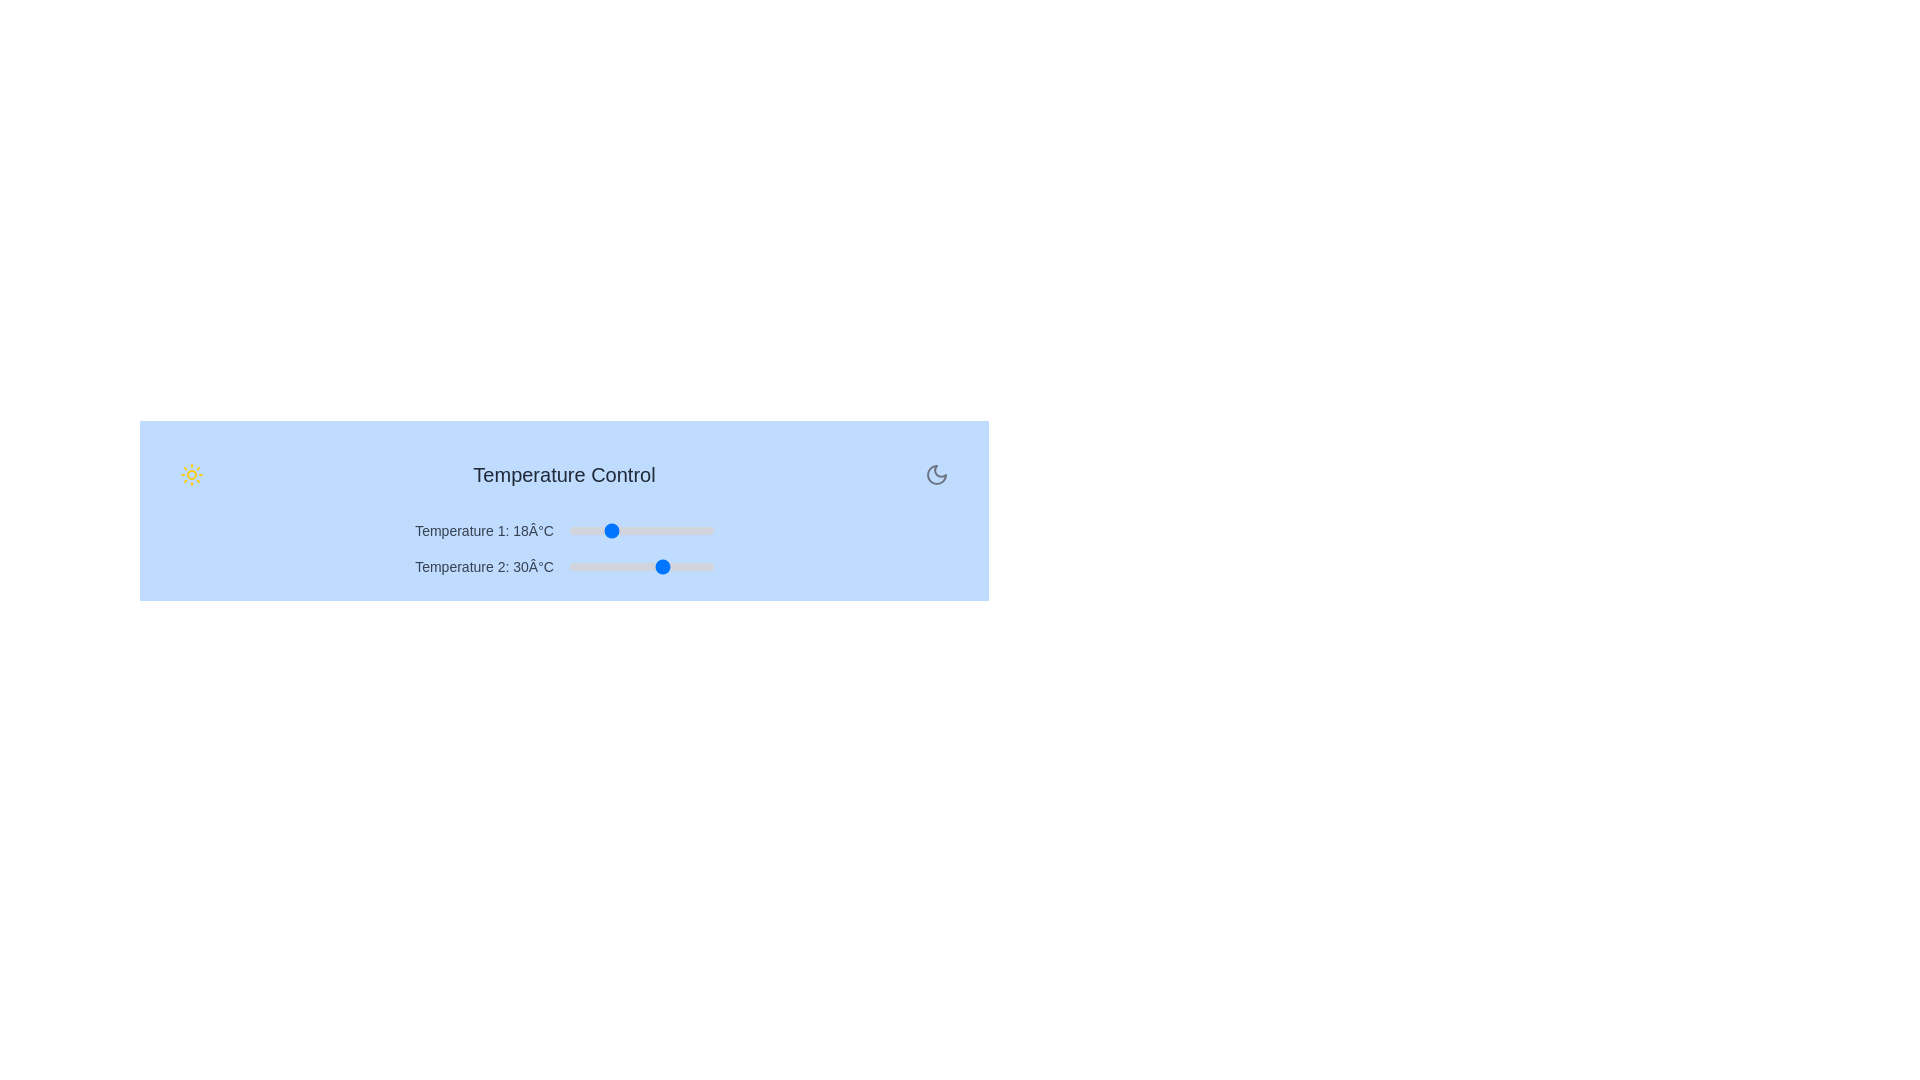 The height and width of the screenshot is (1080, 1920). Describe the element at coordinates (689, 530) in the screenshot. I see `the temperature` at that location.